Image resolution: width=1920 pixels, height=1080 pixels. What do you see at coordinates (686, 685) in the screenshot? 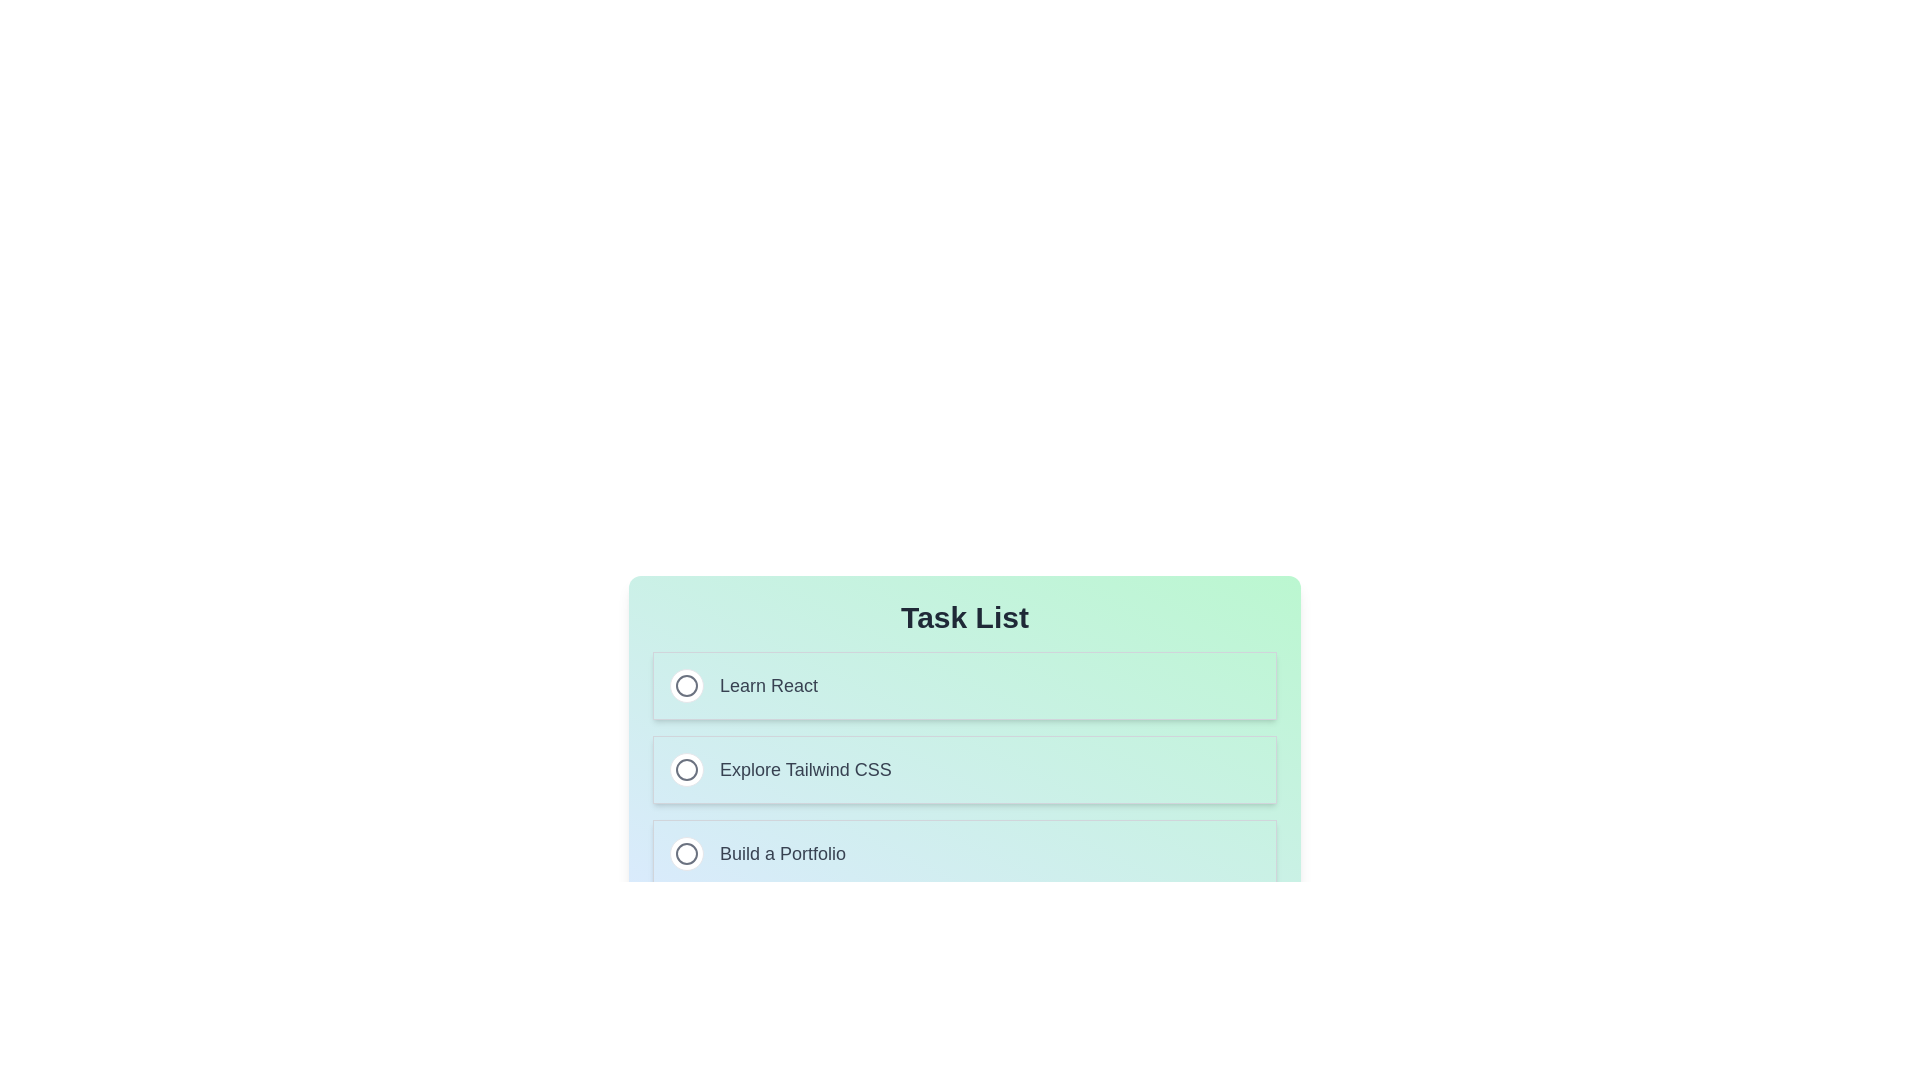
I see `the circular radio button with a white background and red fill located to the left of the 'Learn React' list item` at bounding box center [686, 685].